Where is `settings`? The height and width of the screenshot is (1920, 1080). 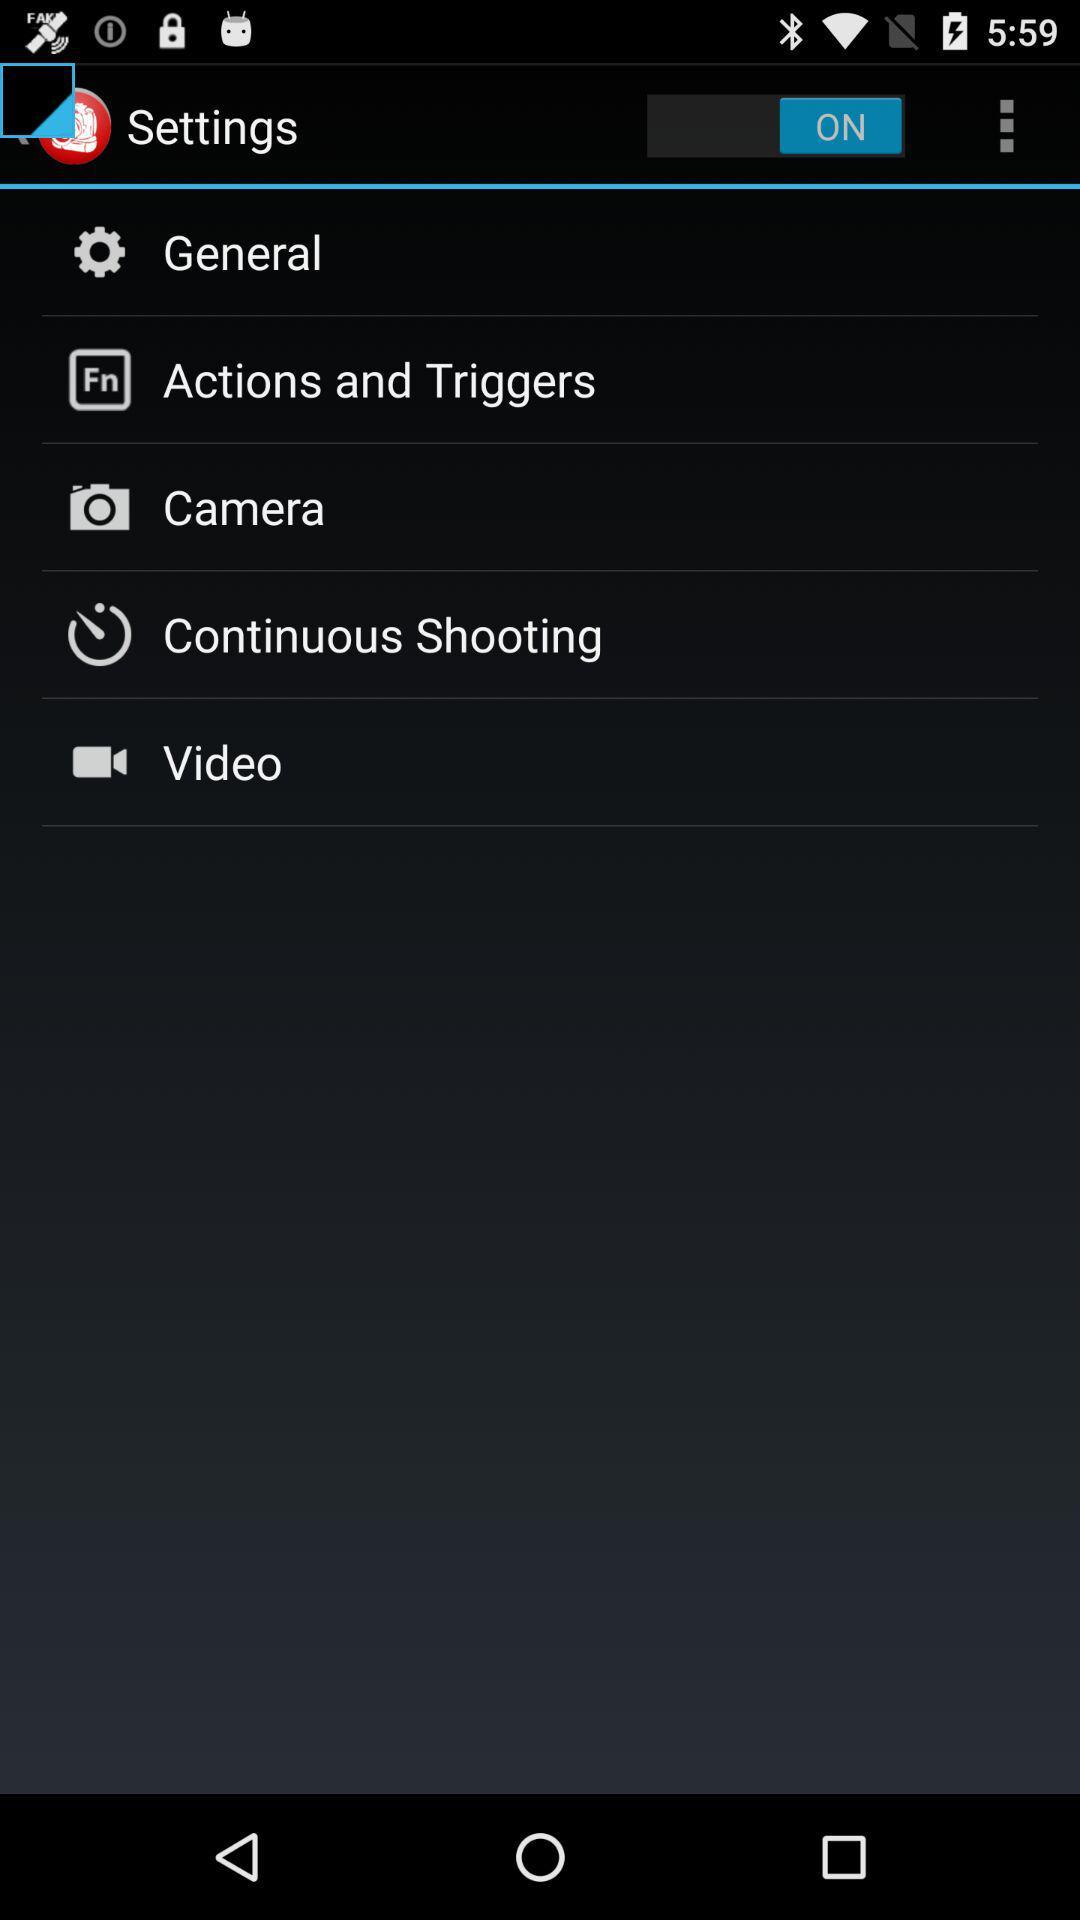
settings is located at coordinates (775, 124).